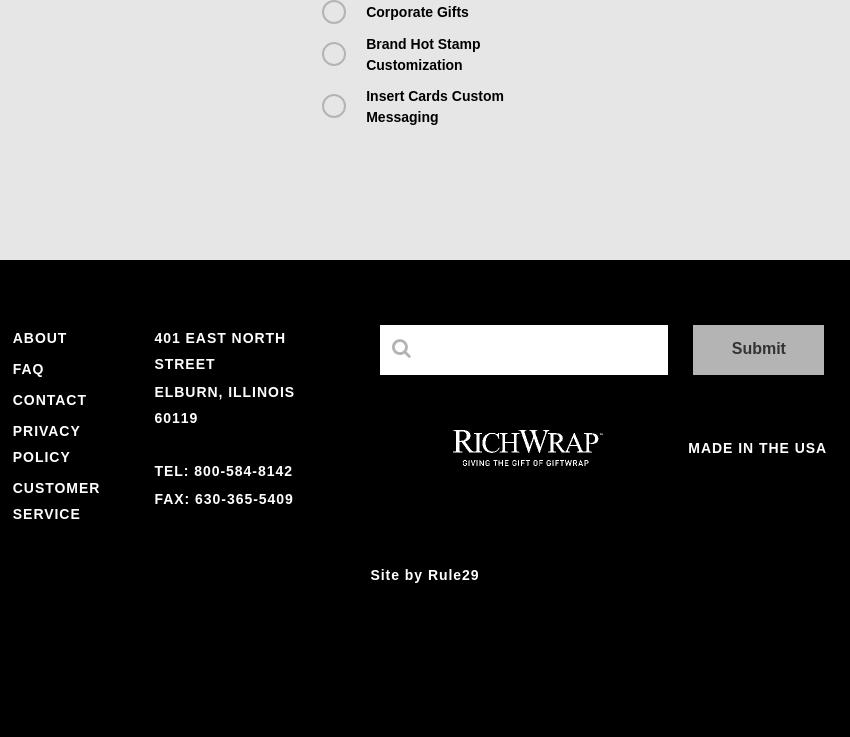 Image resolution: width=850 pixels, height=737 pixels. What do you see at coordinates (154, 496) in the screenshot?
I see `'Fax: 630-365-5409'` at bounding box center [154, 496].